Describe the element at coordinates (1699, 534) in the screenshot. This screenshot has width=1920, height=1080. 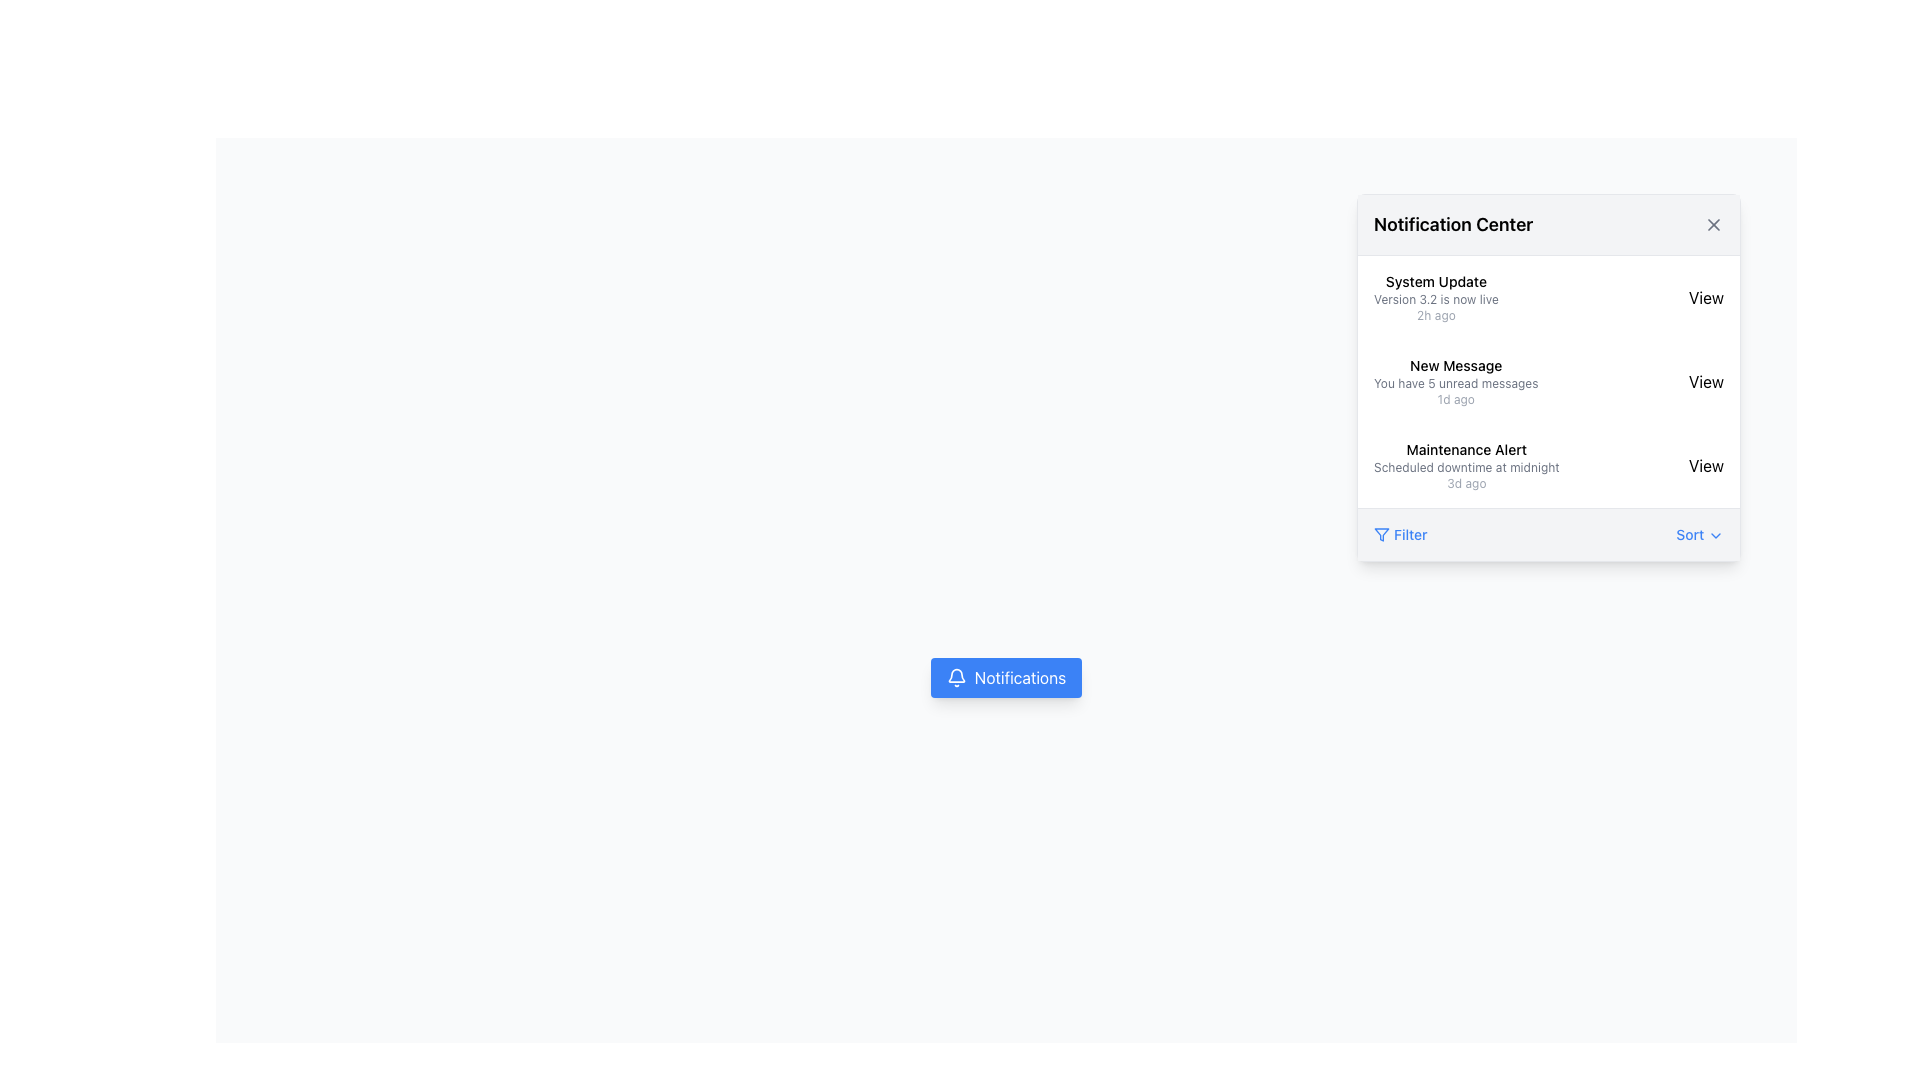
I see `the interactive link with an accompanying icon located in the bottom-right corner of the notification popover's footer area, positioned to the right of the 'Filter' element via keyboard navigation` at that location.